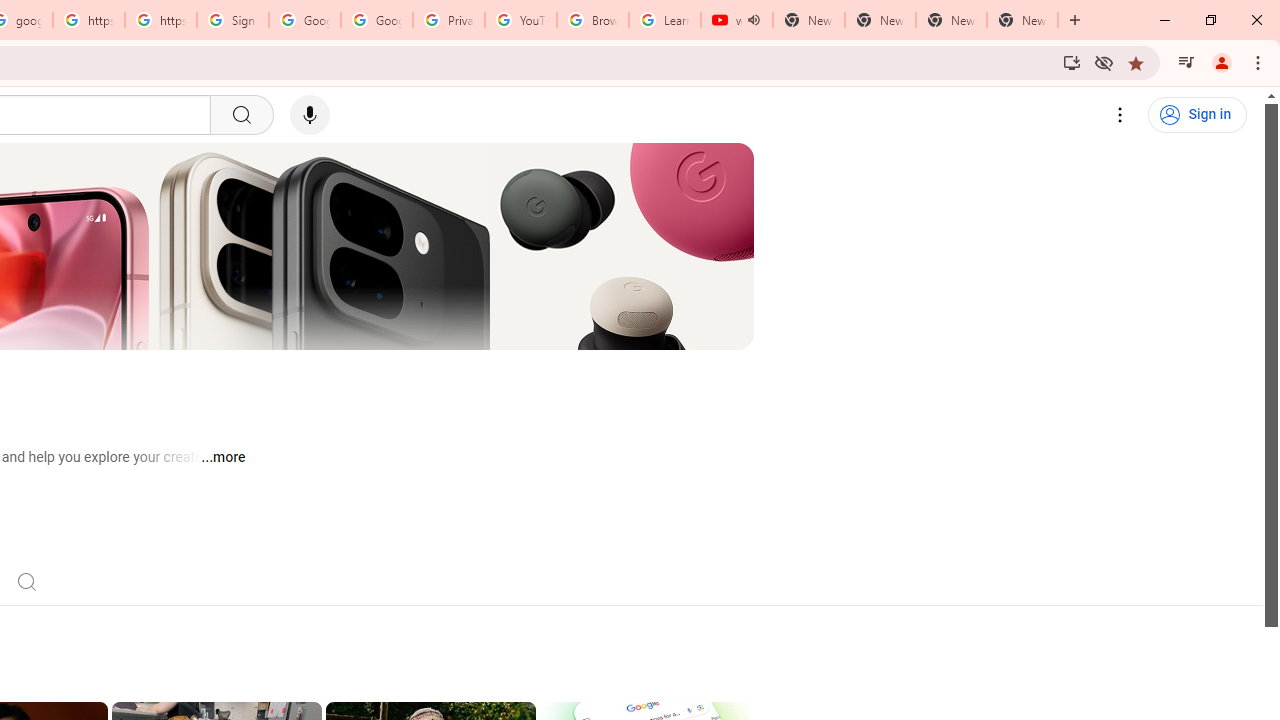 Image resolution: width=1280 pixels, height=720 pixels. I want to click on 'Restore', so click(1209, 20).